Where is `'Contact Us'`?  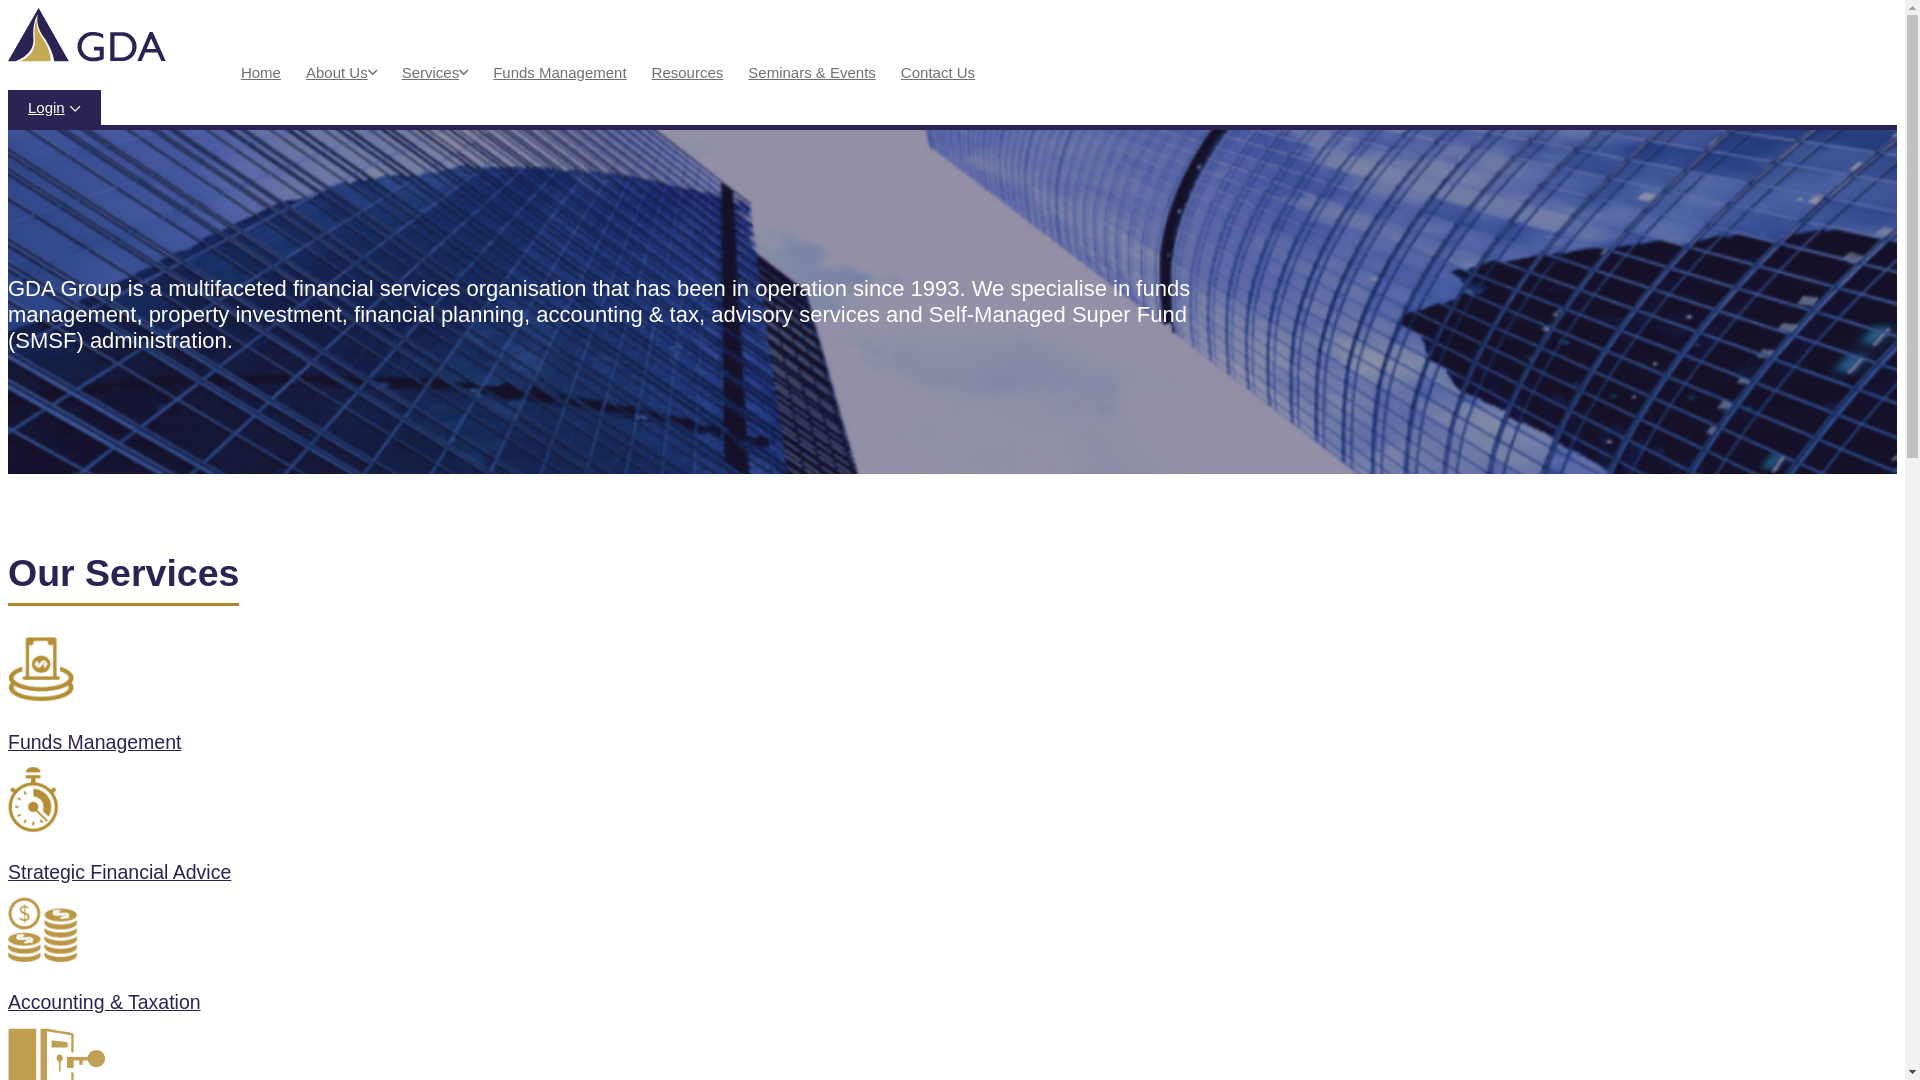
'Contact Us' is located at coordinates (900, 71).